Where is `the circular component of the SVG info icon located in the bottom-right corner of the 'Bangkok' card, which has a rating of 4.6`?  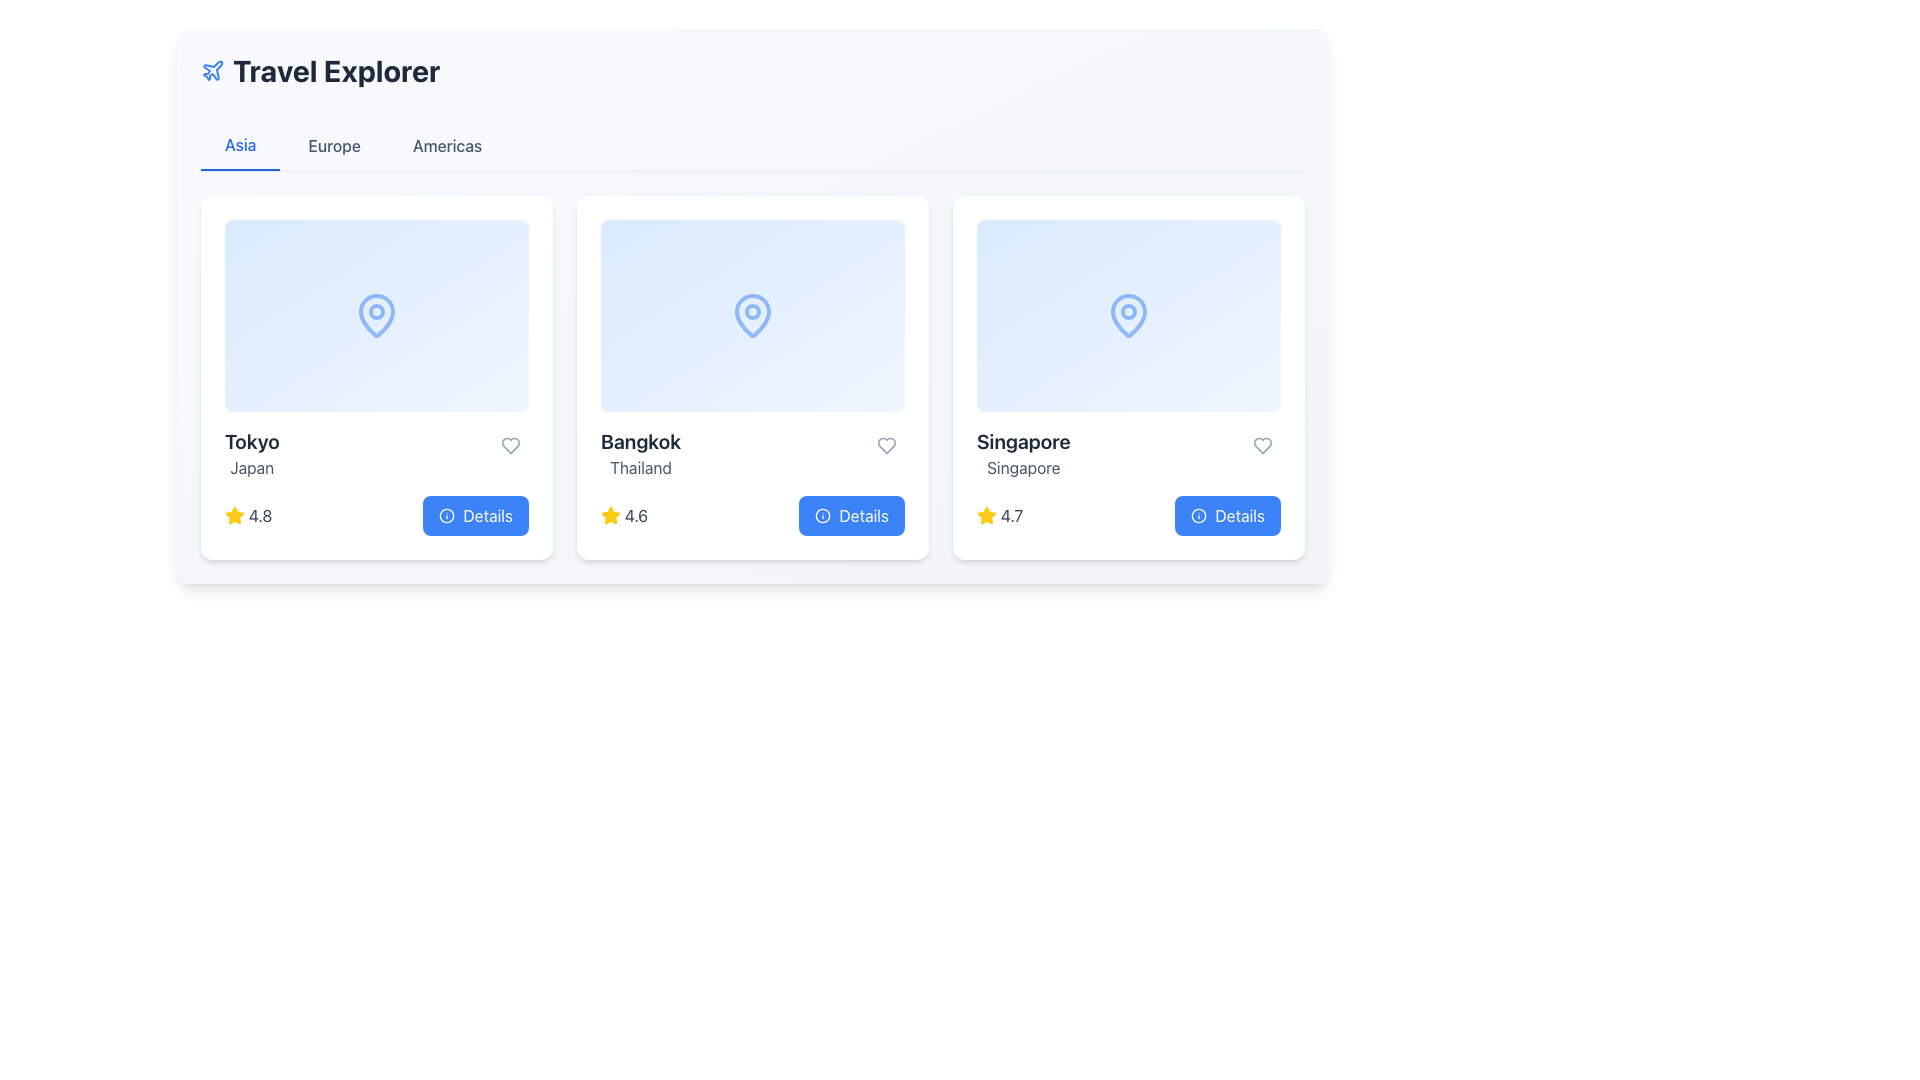
the circular component of the SVG info icon located in the bottom-right corner of the 'Bangkok' card, which has a rating of 4.6 is located at coordinates (823, 515).